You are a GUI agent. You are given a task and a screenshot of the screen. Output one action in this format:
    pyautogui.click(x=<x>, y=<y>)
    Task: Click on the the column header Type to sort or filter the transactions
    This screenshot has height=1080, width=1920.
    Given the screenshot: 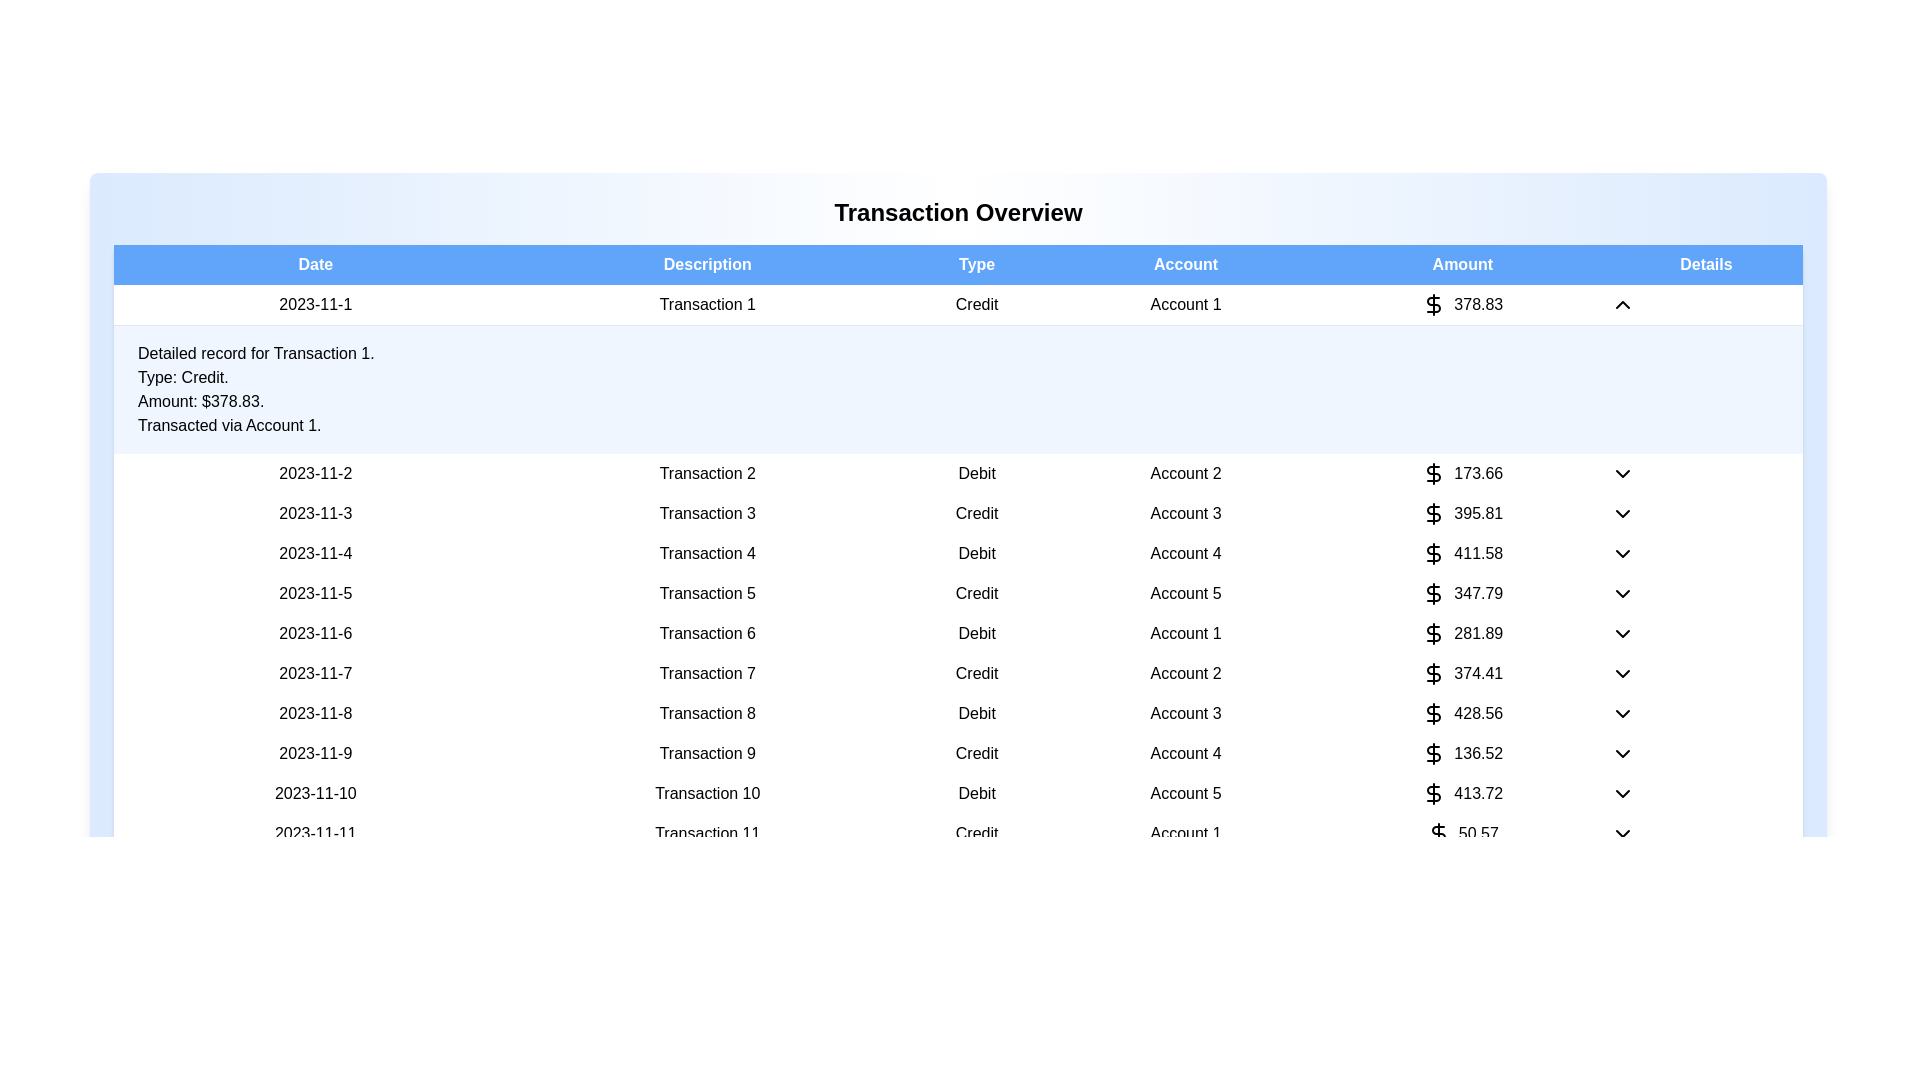 What is the action you would take?
    pyautogui.click(x=977, y=264)
    